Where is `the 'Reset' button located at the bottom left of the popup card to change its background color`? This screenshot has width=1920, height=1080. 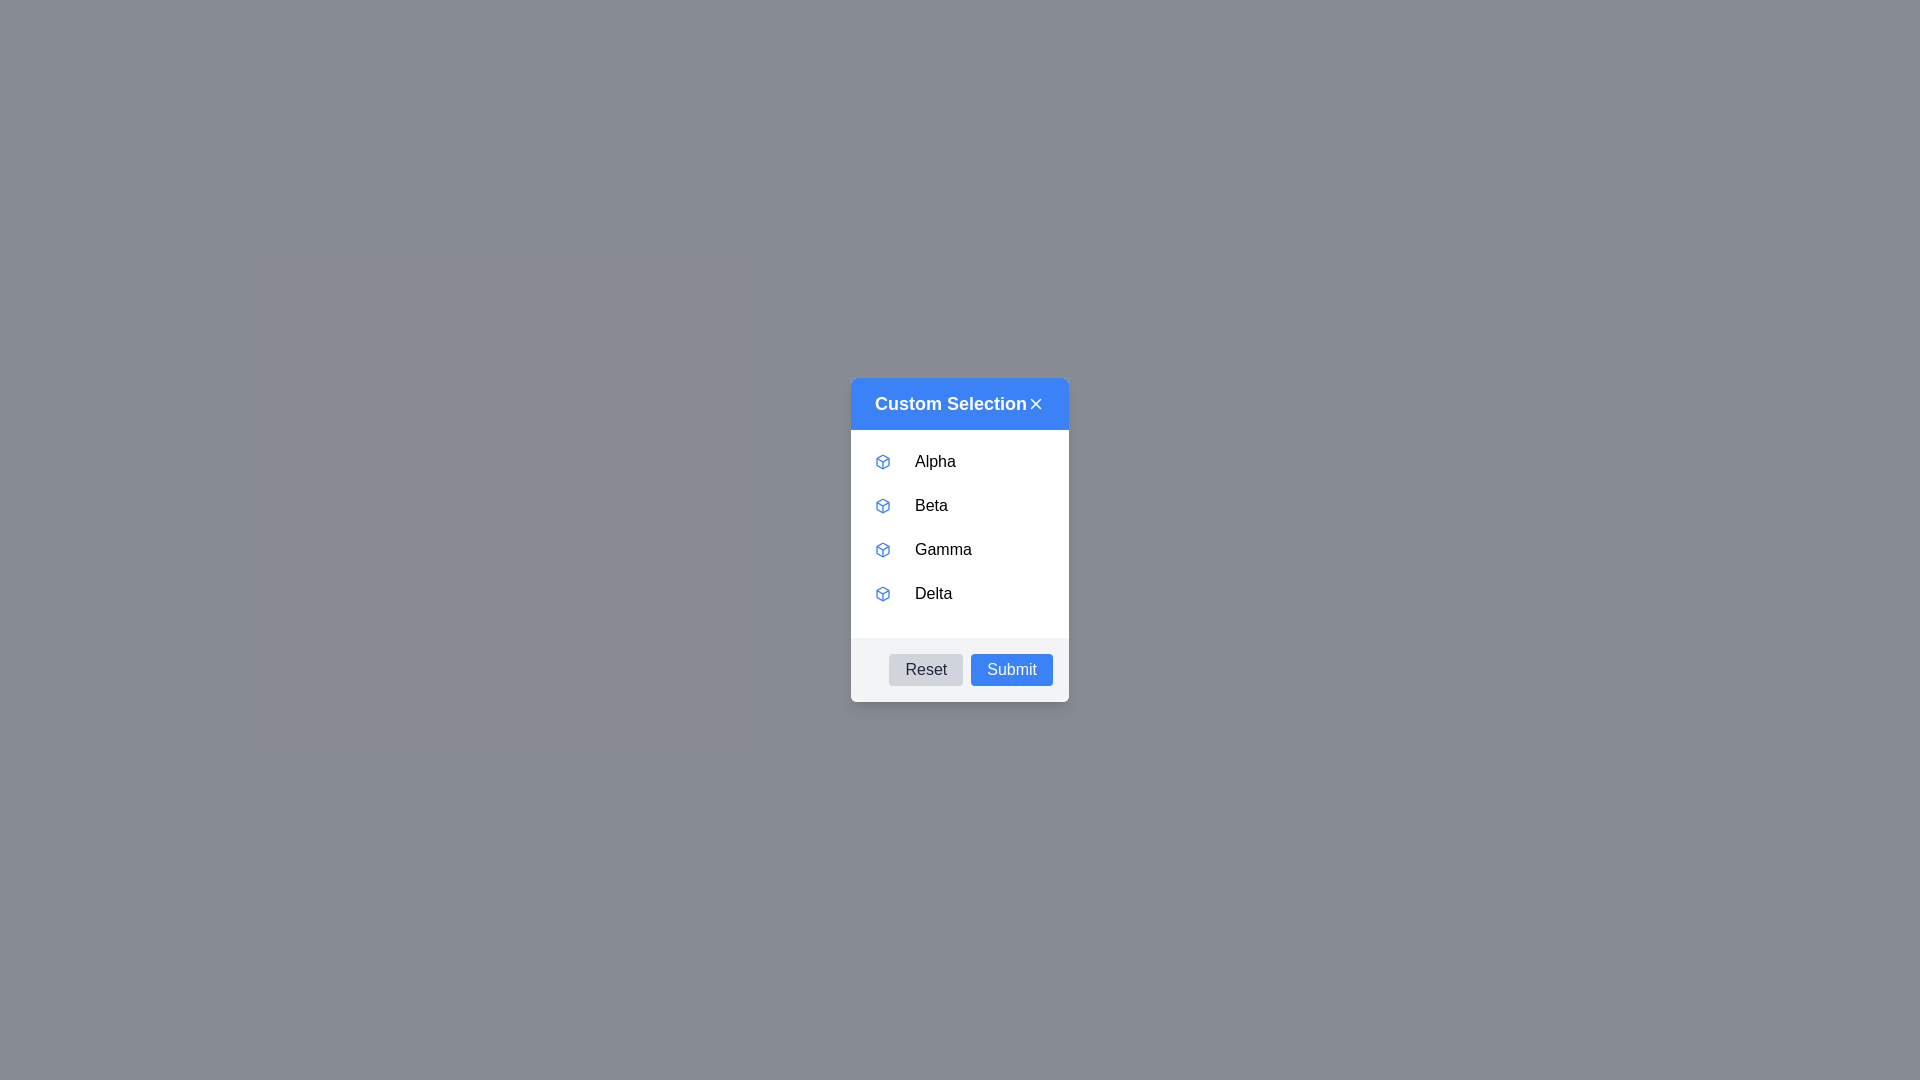 the 'Reset' button located at the bottom left of the popup card to change its background color is located at coordinates (925, 670).